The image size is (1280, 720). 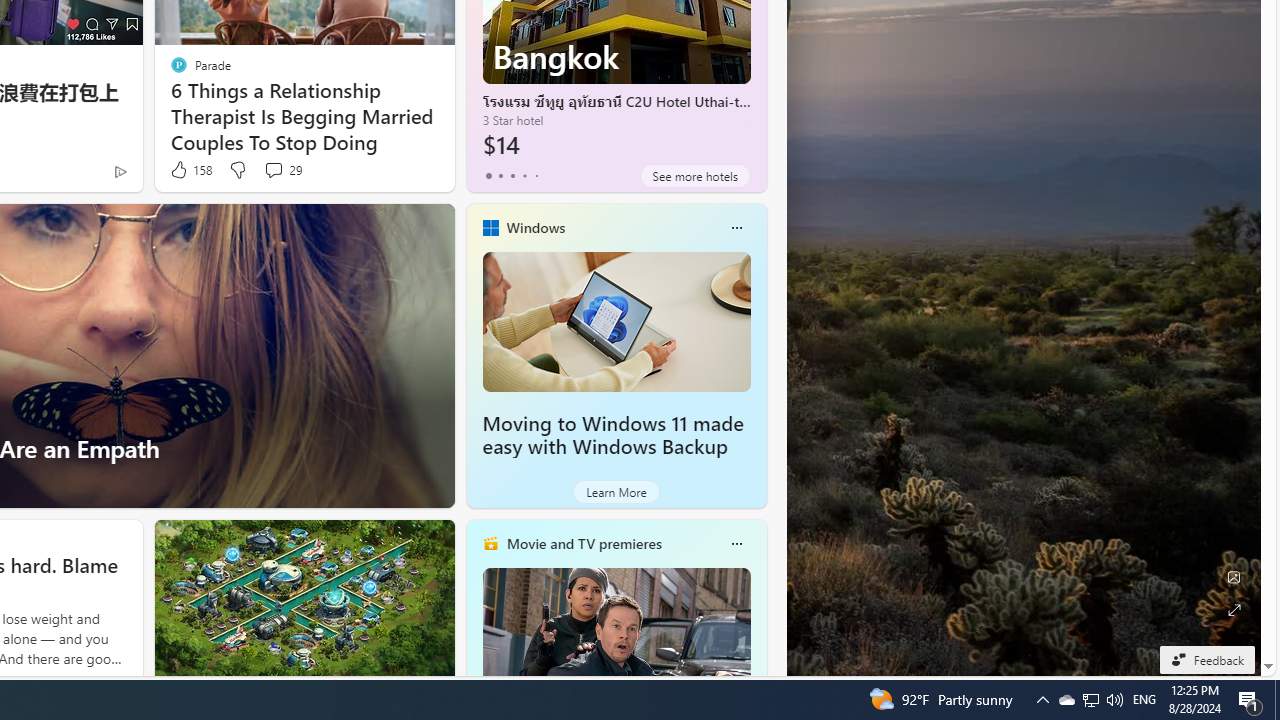 I want to click on 'Windows', so click(x=535, y=226).